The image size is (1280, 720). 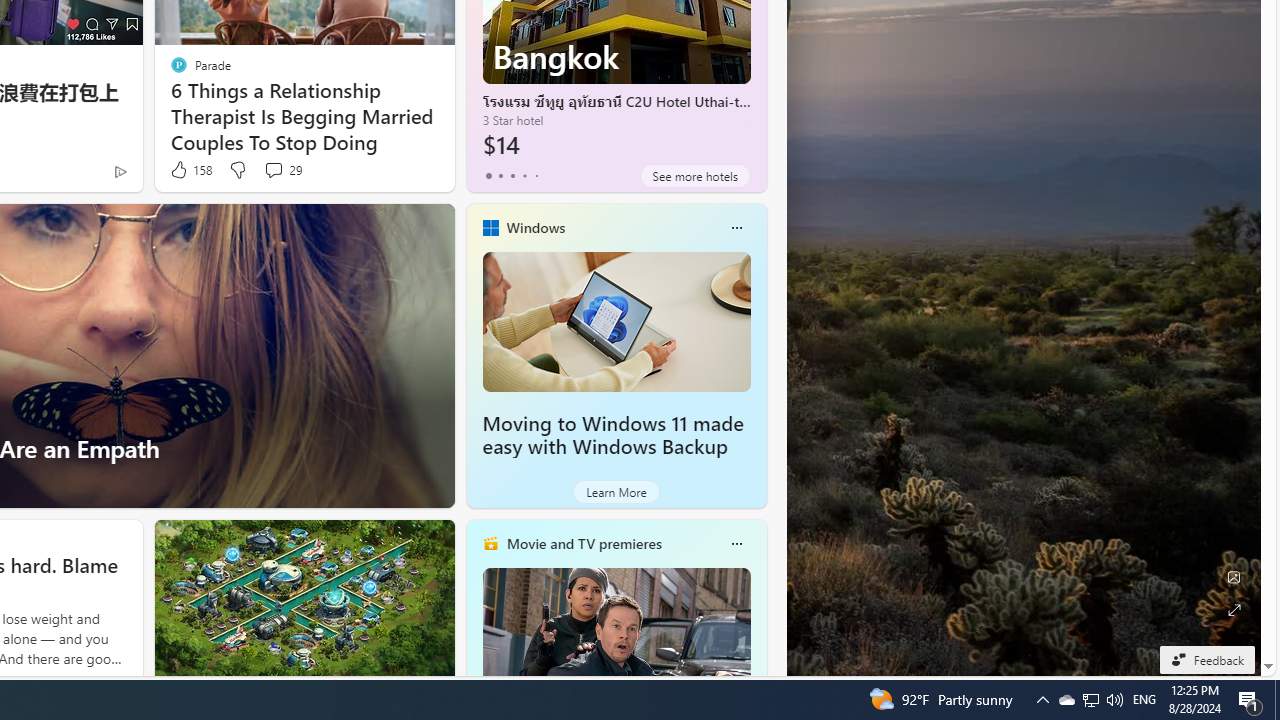 I want to click on 'Windows', so click(x=535, y=226).